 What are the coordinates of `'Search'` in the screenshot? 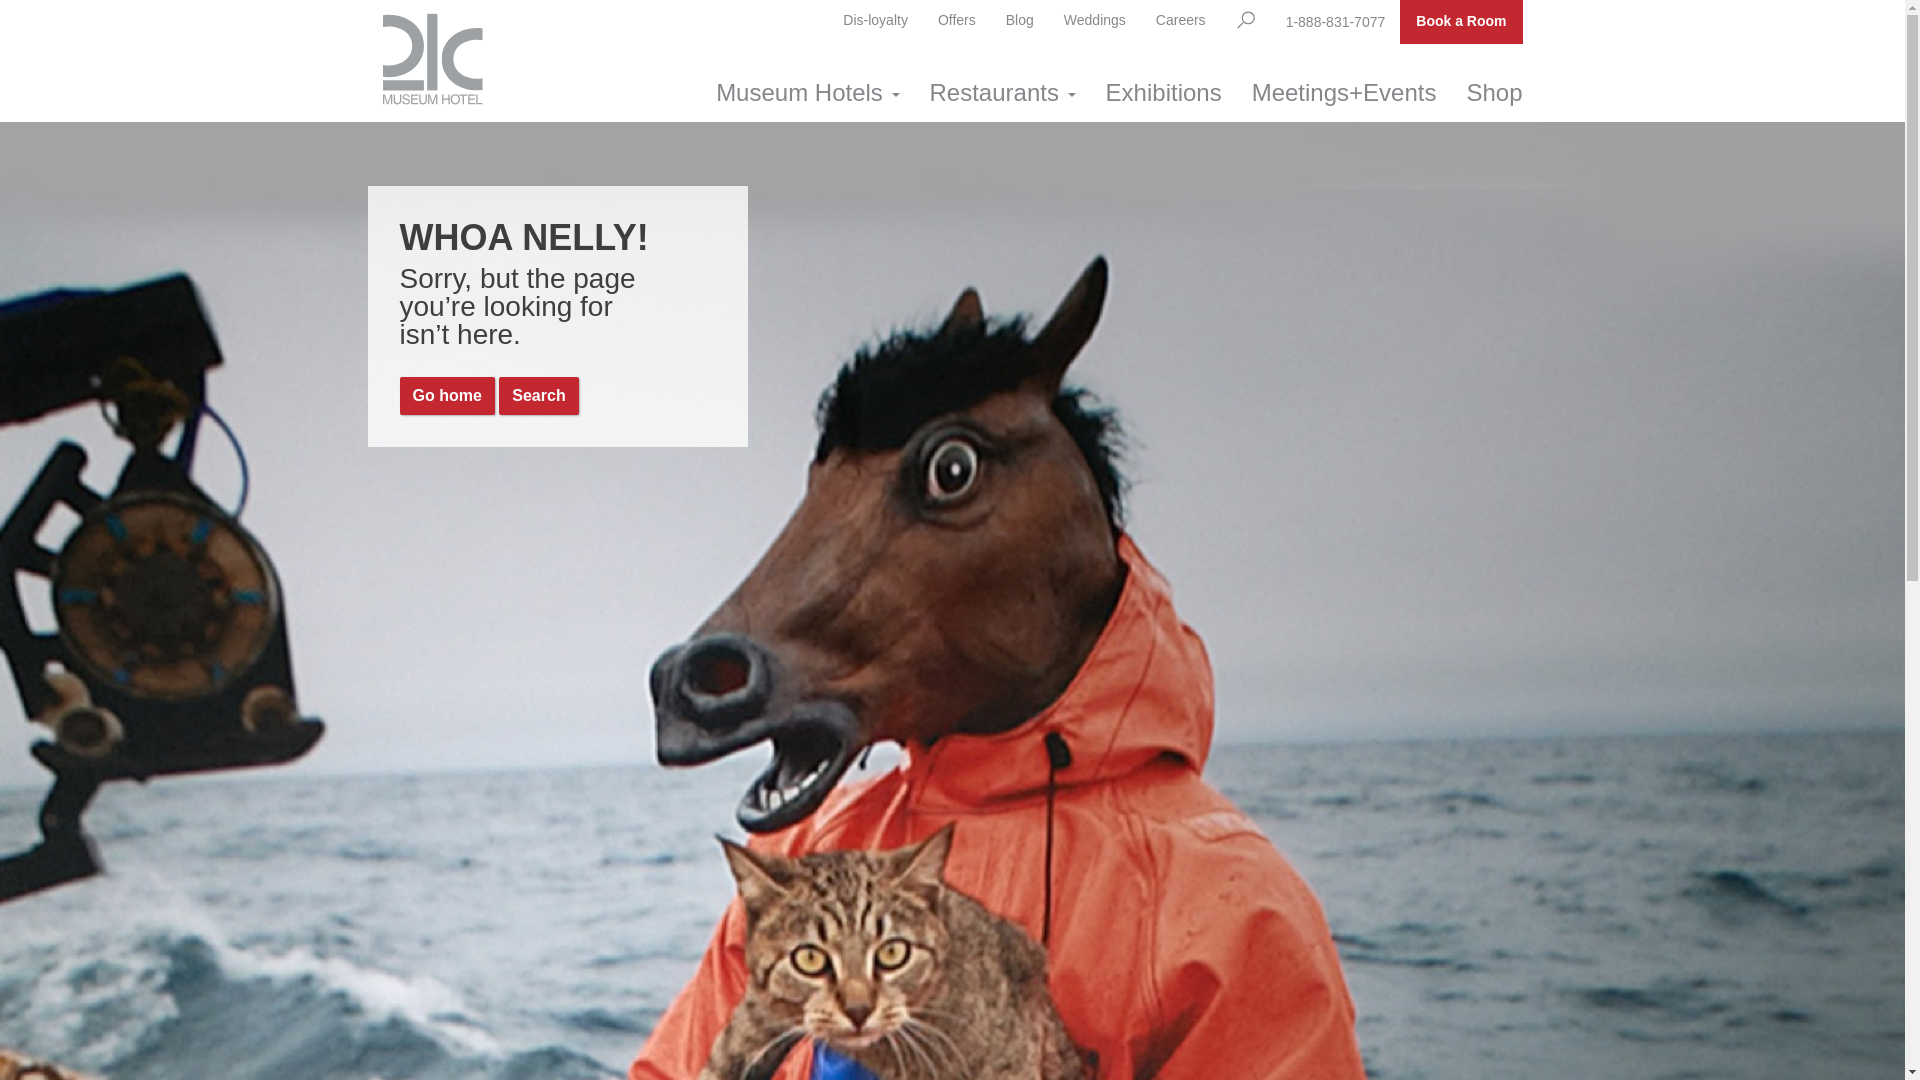 It's located at (538, 396).